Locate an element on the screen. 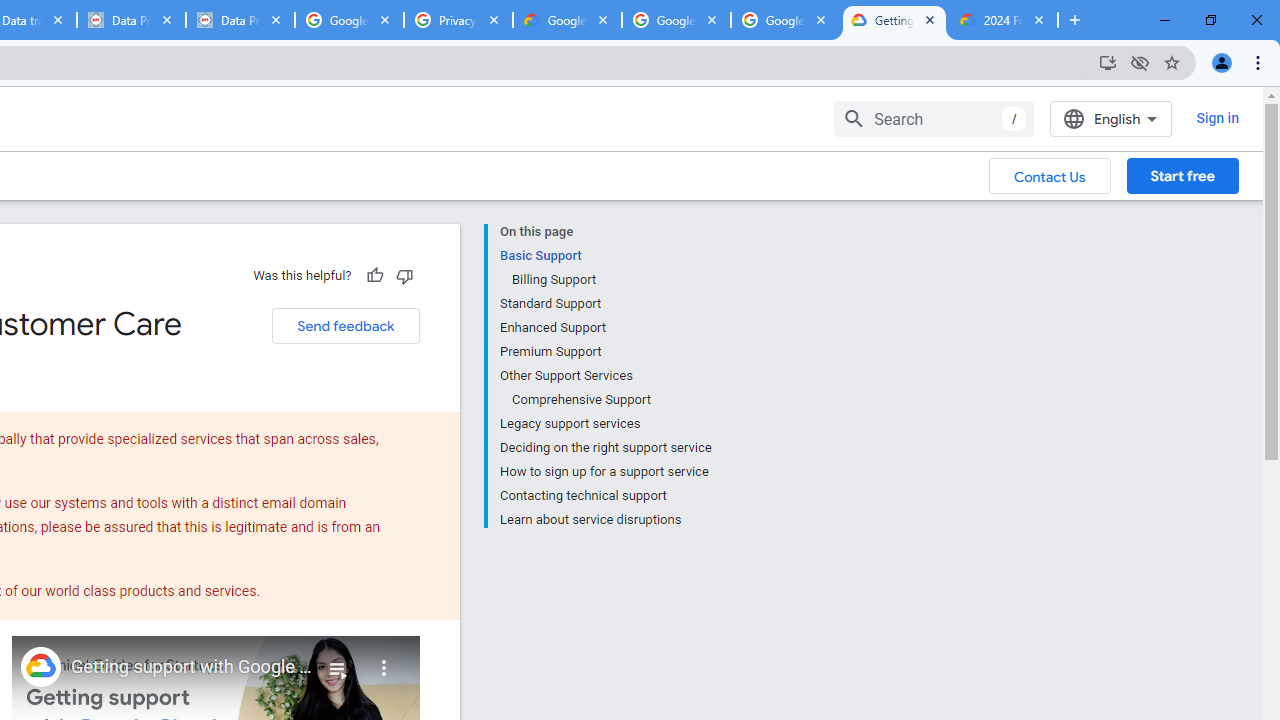 The width and height of the screenshot is (1280, 720). 'Deciding on the right support service' is located at coordinates (604, 447).